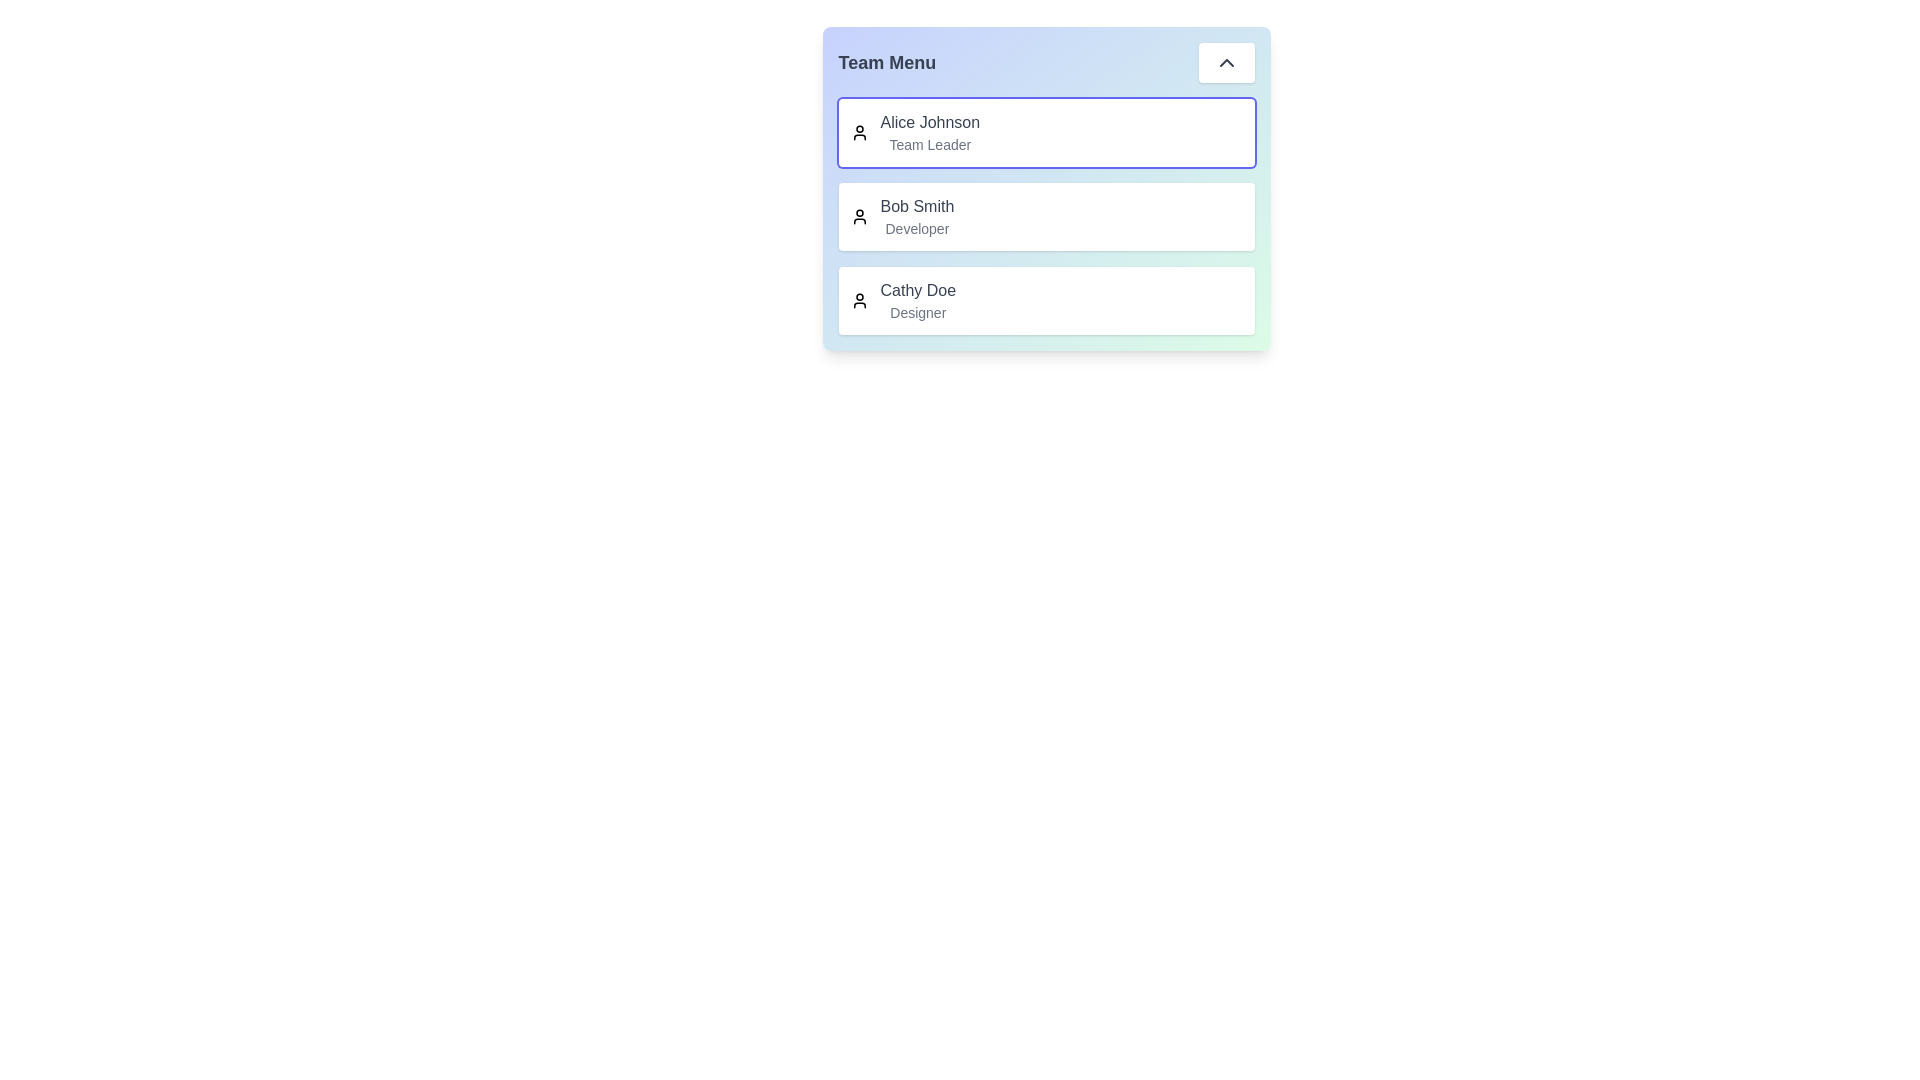 This screenshot has width=1920, height=1080. Describe the element at coordinates (1045, 61) in the screenshot. I see `the team menu header to inspect it` at that location.